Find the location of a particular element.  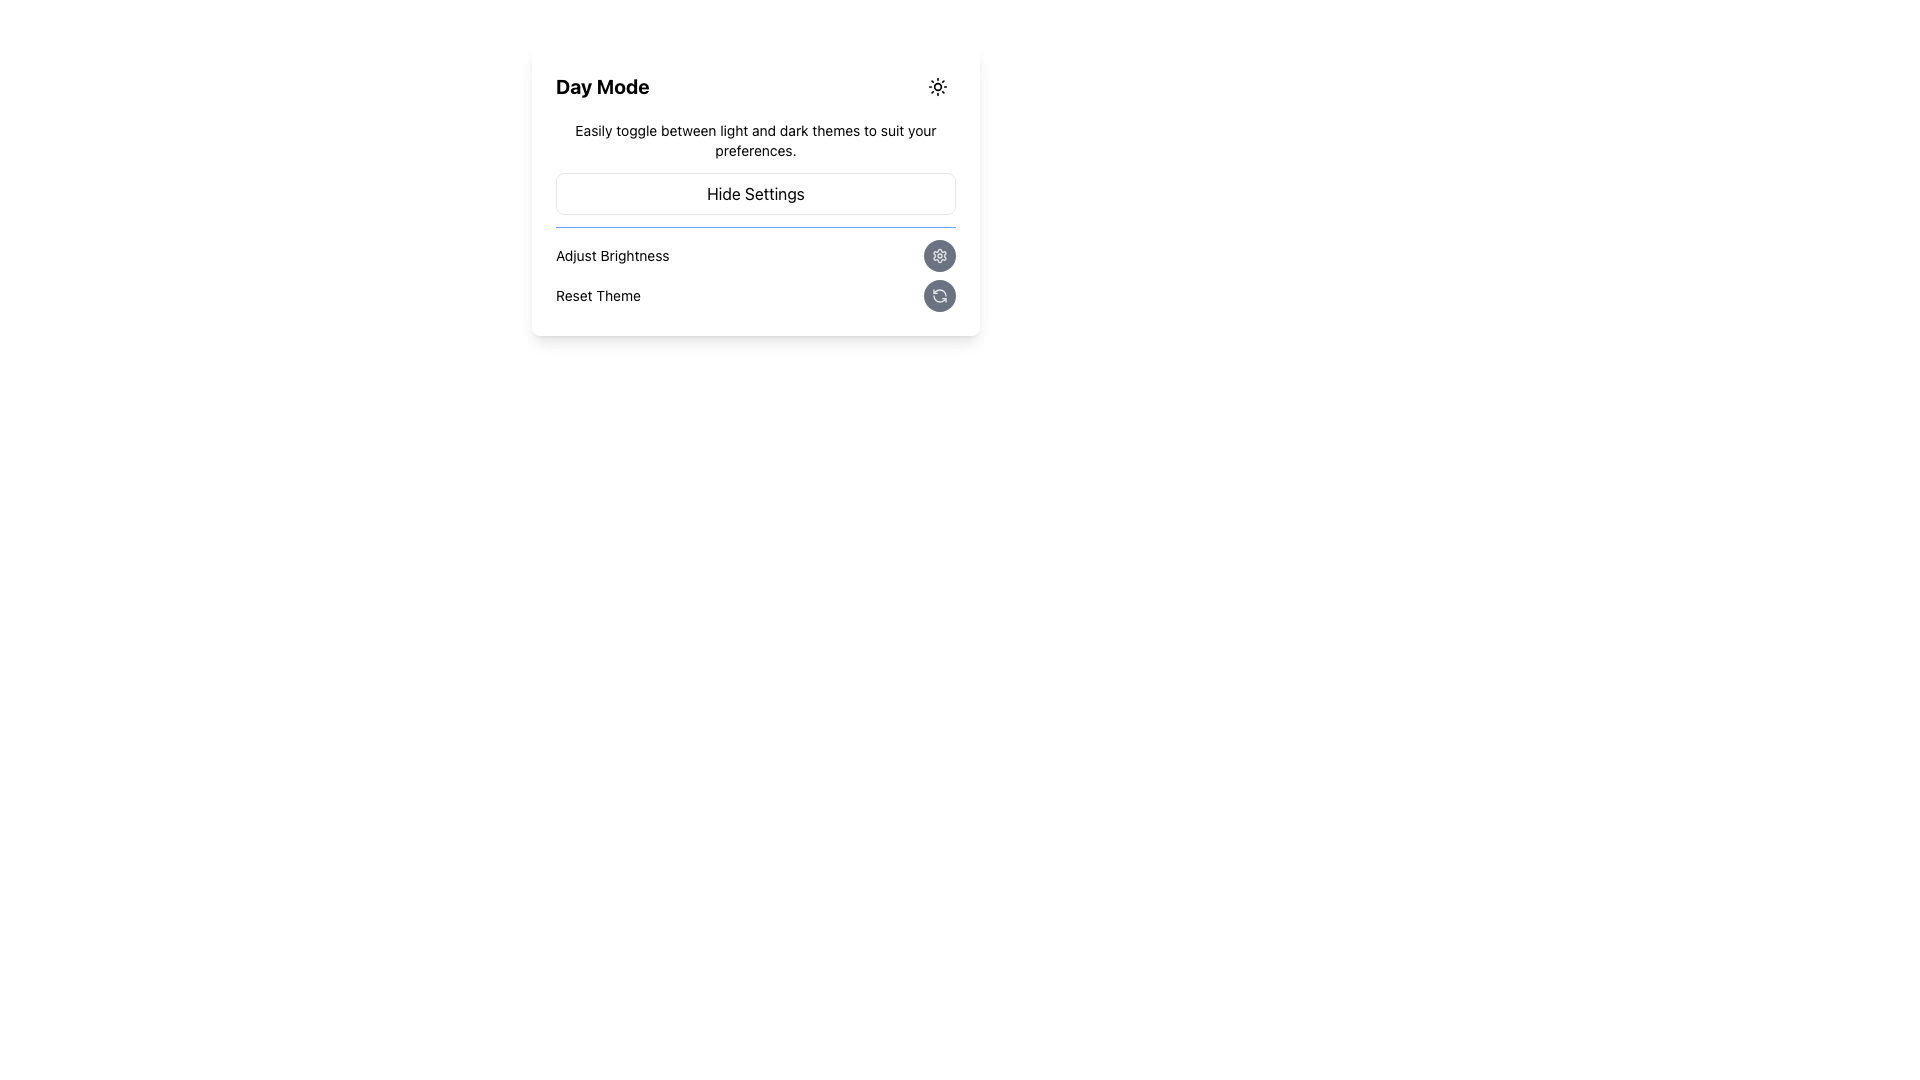

the 'Hide Settings' button, which is a rectangular button with rounded corners located below instructional text and above the 'Adjust Brightness' and 'Reset Theme' components is located at coordinates (754, 190).